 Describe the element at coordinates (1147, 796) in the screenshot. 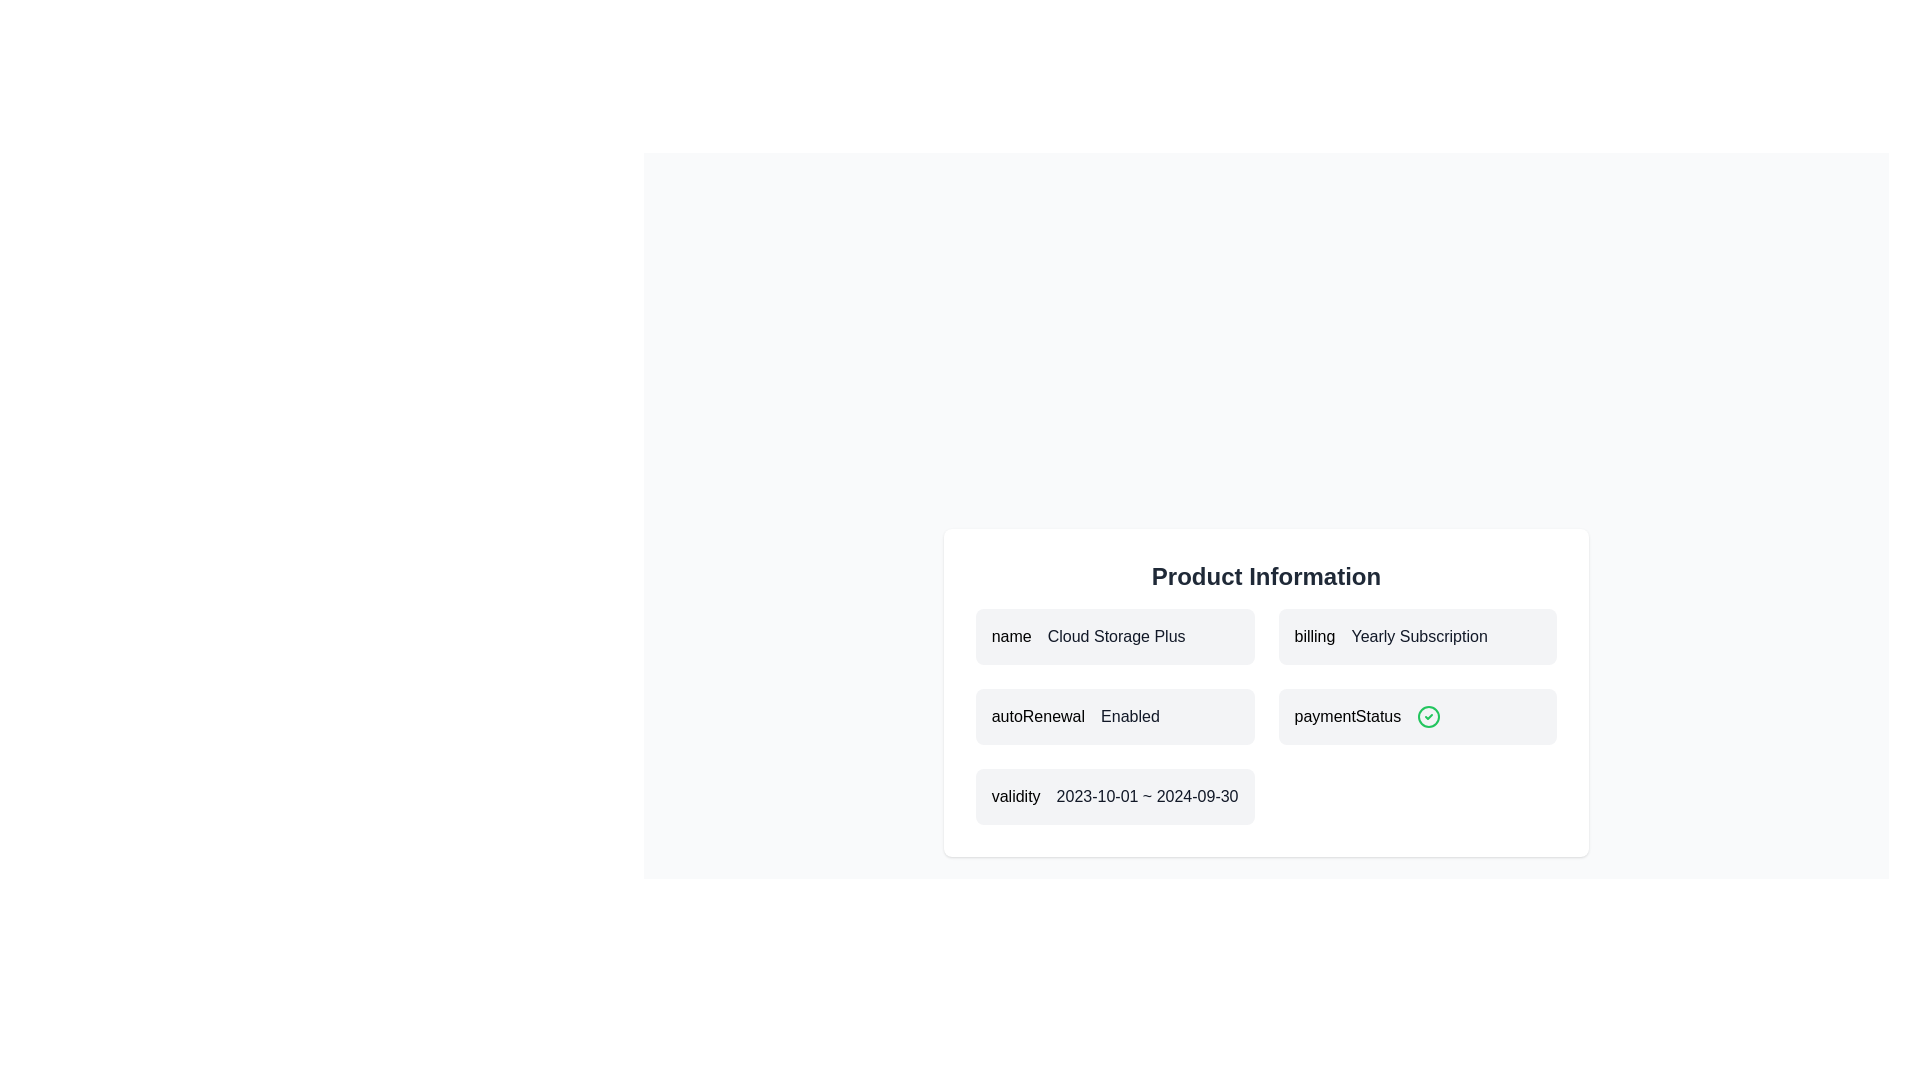

I see `the static text element displaying the date range, which is styled in dark gray within a bordered and rounded rectangle, located in the 'Product Information' section to the right of the 'validity' label` at that location.